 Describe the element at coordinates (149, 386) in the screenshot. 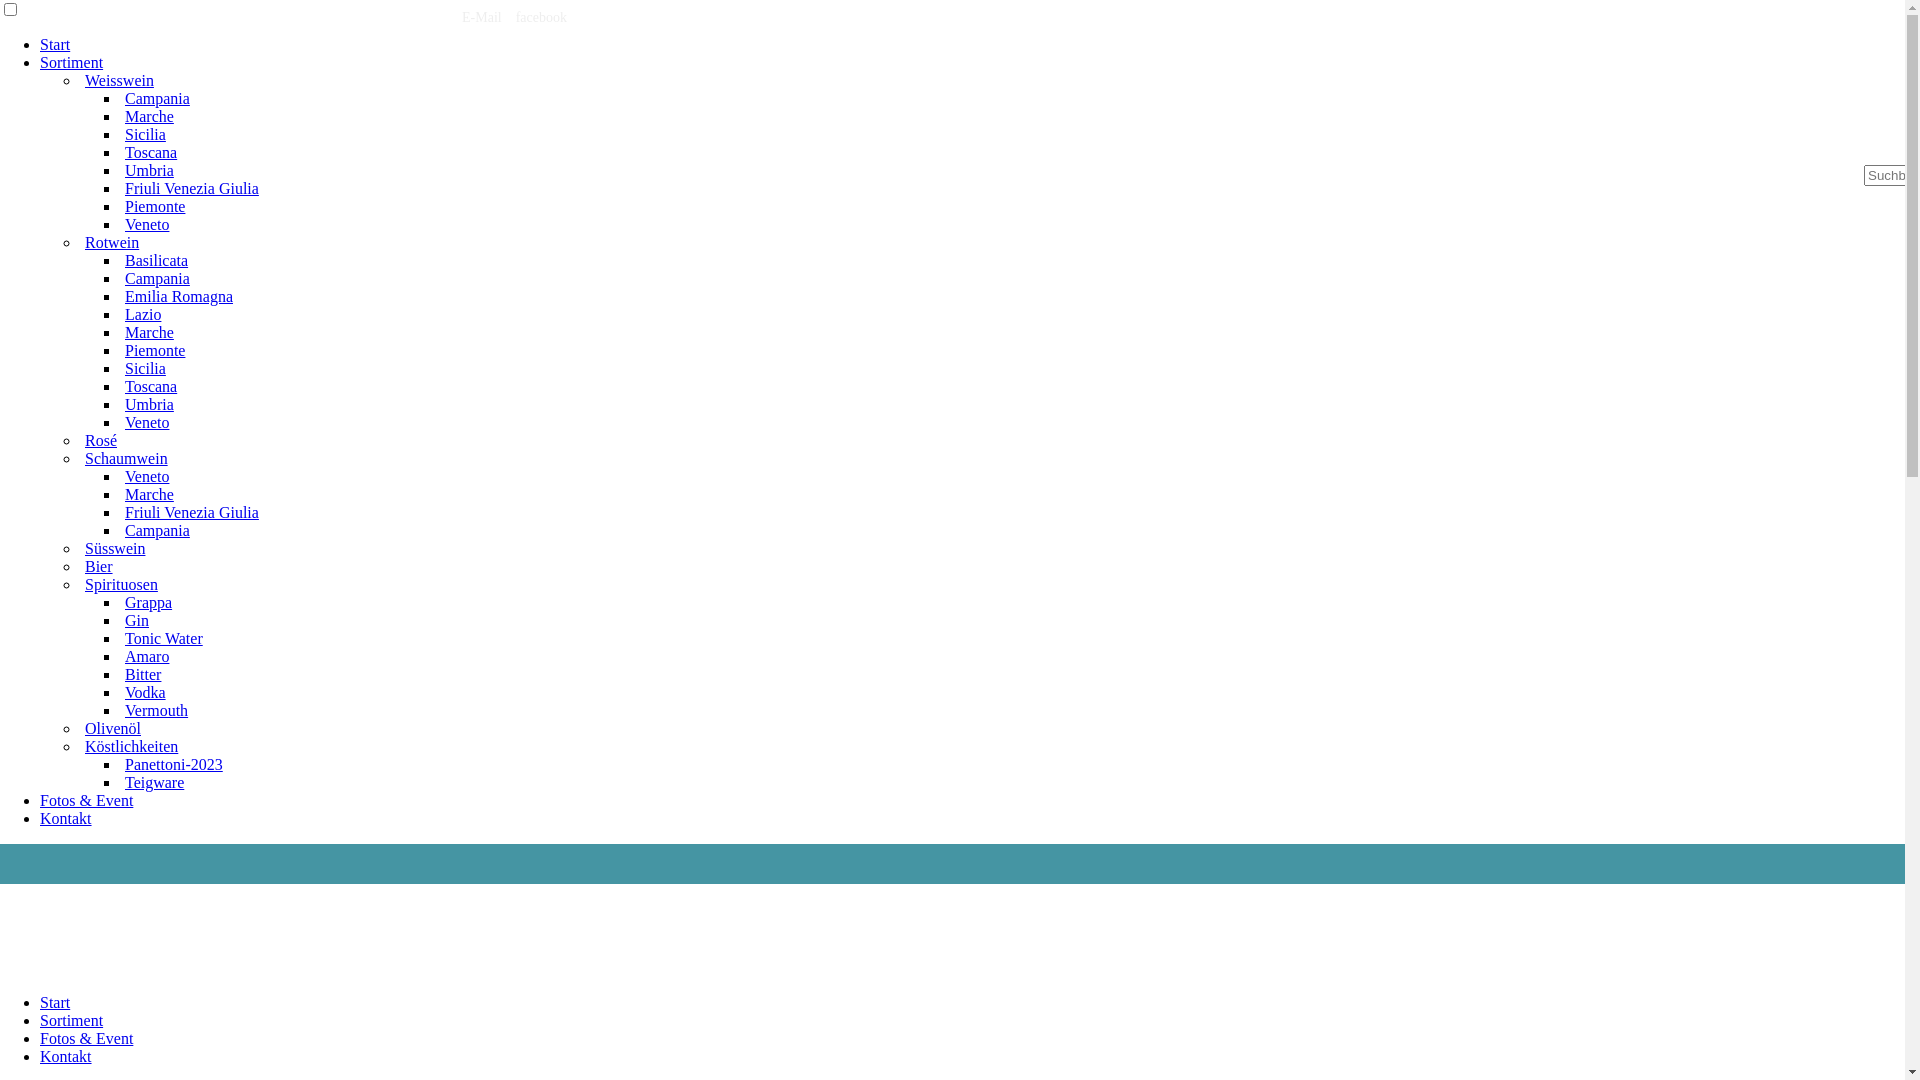

I see `'Toscana'` at that location.